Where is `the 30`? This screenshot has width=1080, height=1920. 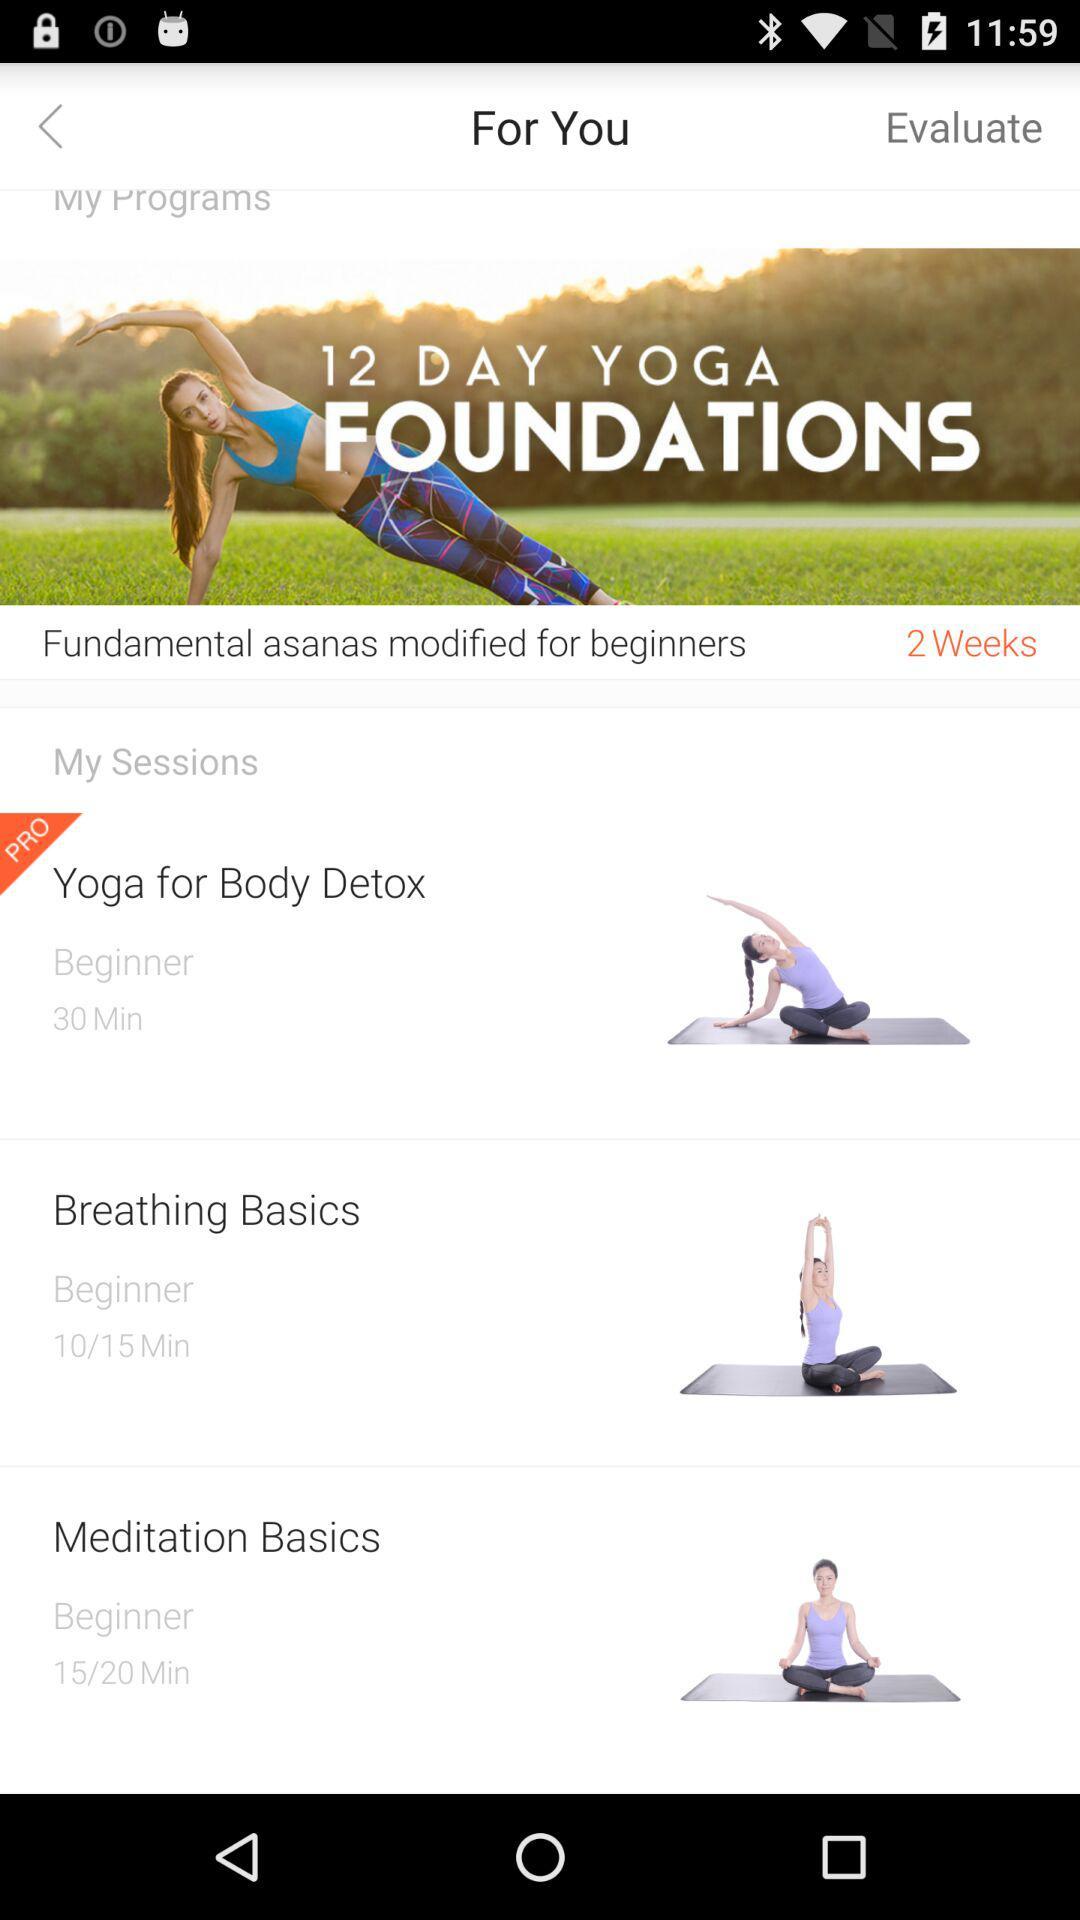 the 30 is located at coordinates (68, 1017).